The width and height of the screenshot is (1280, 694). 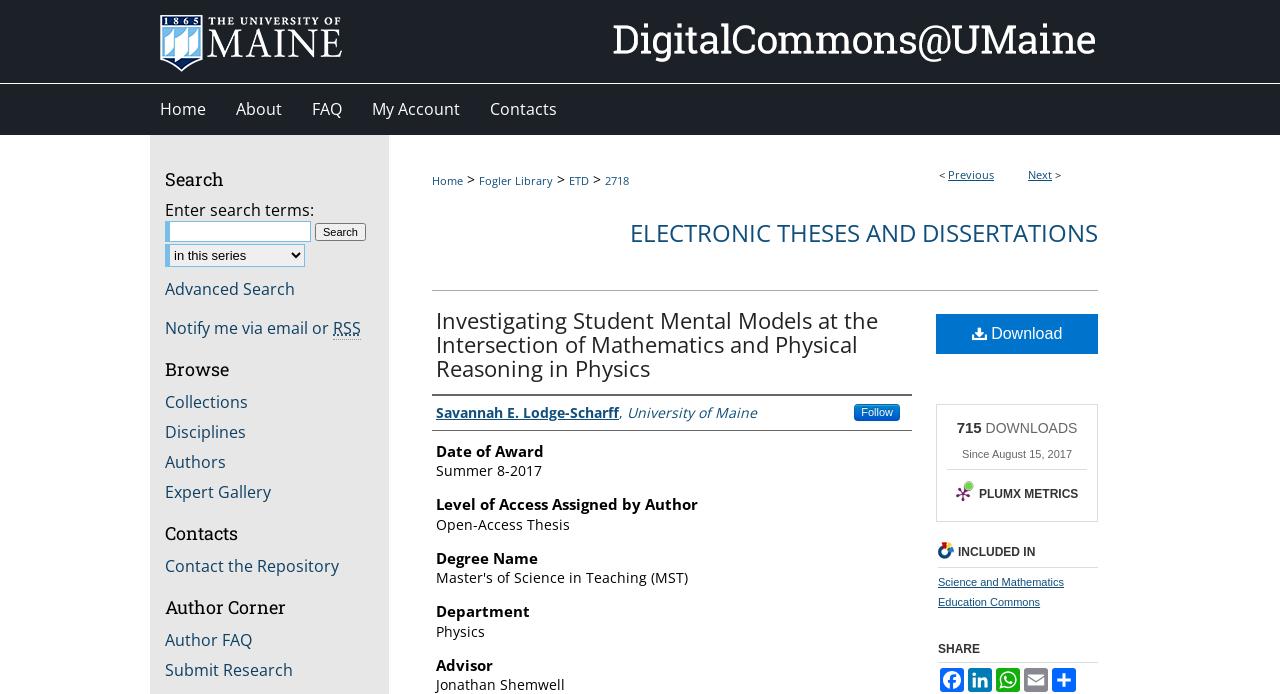 What do you see at coordinates (482, 610) in the screenshot?
I see `'Department'` at bounding box center [482, 610].